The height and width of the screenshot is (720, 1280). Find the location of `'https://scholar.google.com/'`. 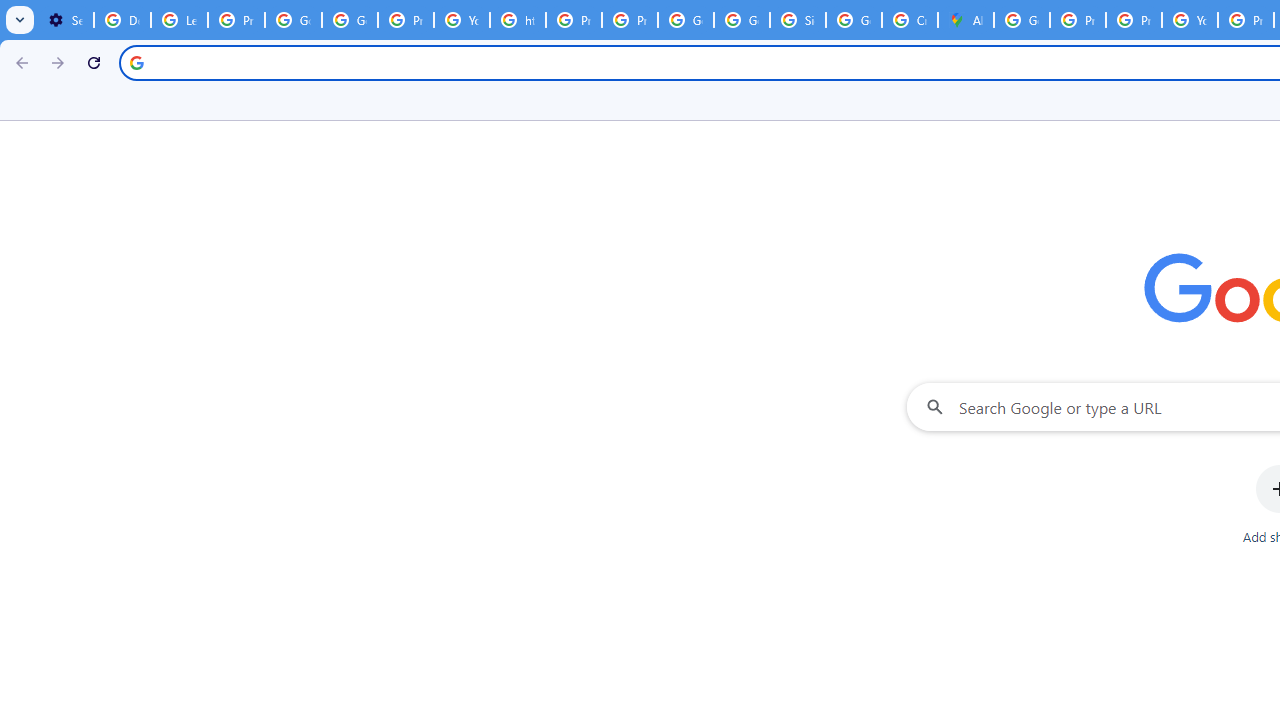

'https://scholar.google.com/' is located at coordinates (518, 20).